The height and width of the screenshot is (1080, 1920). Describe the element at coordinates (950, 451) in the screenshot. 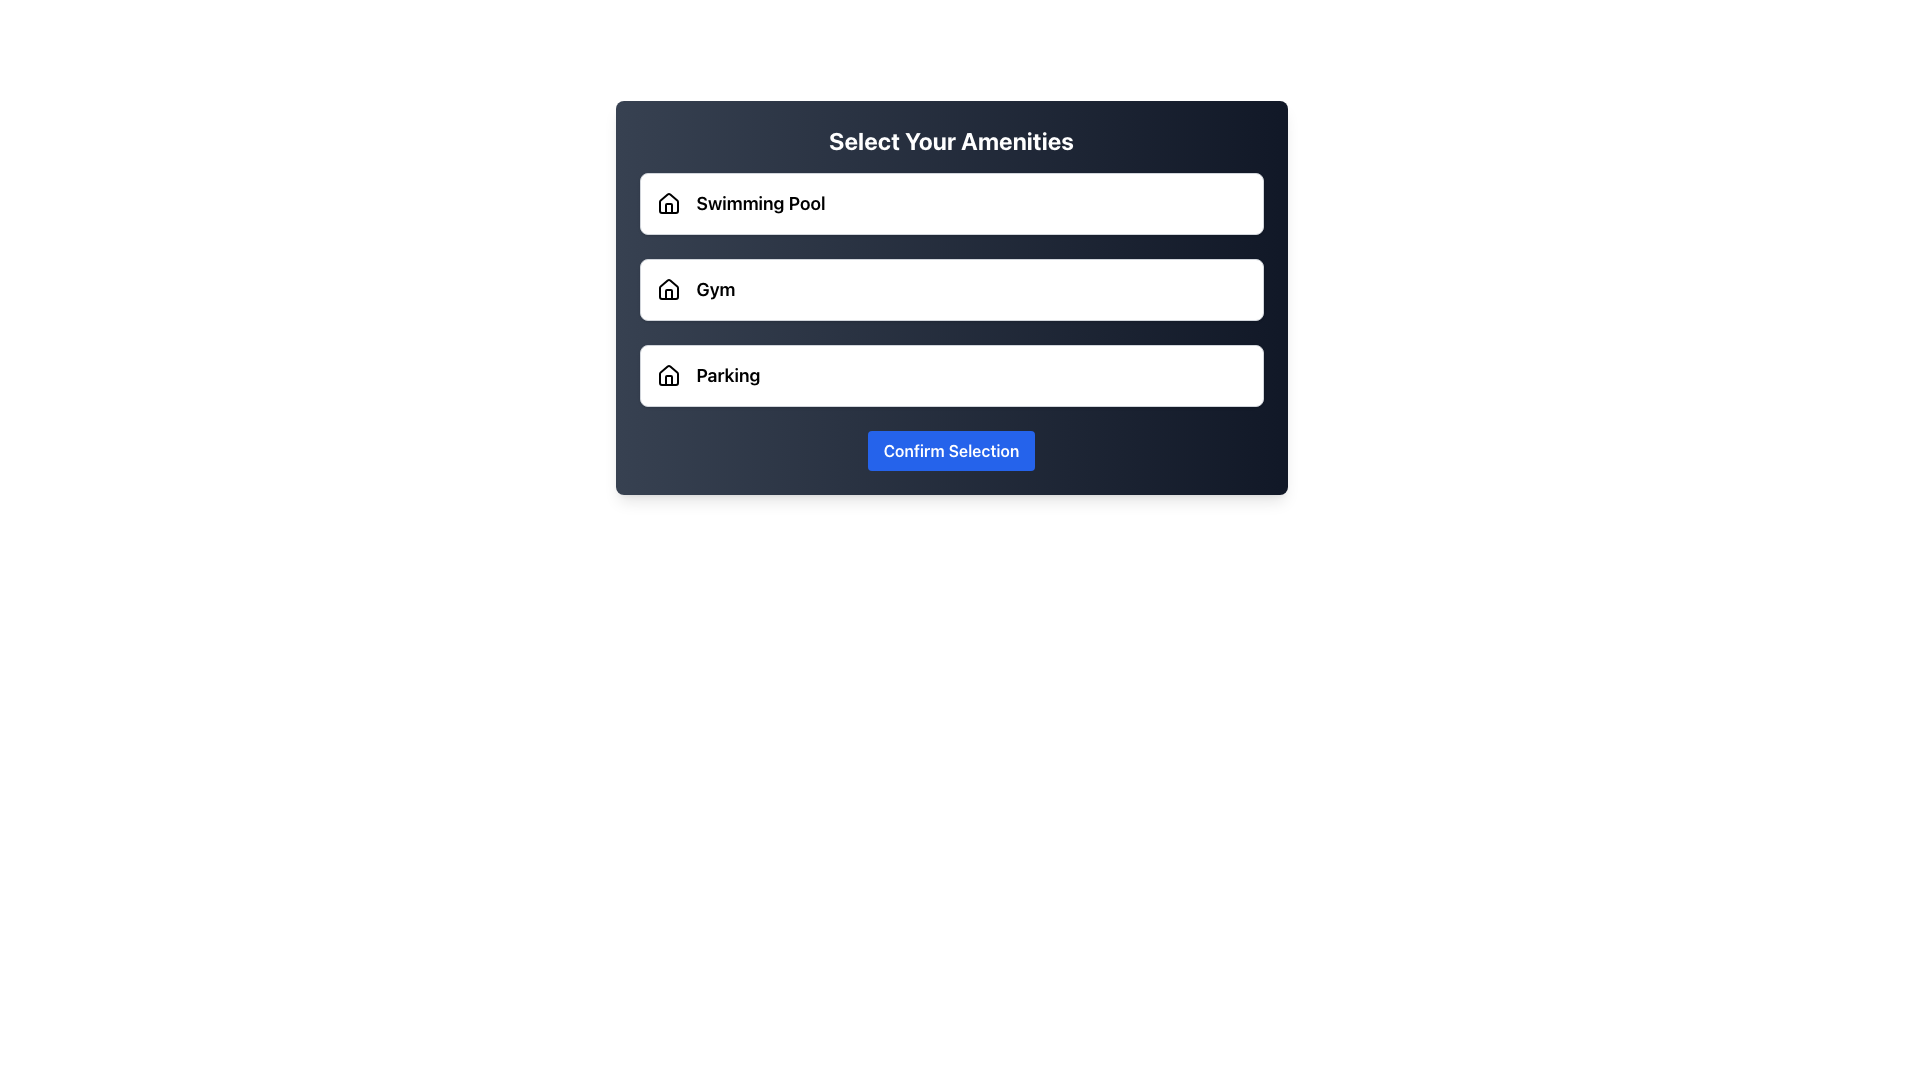

I see `the confirmation button located below the options for 'Swimming Pool', 'Gym', and 'Parking'` at that location.